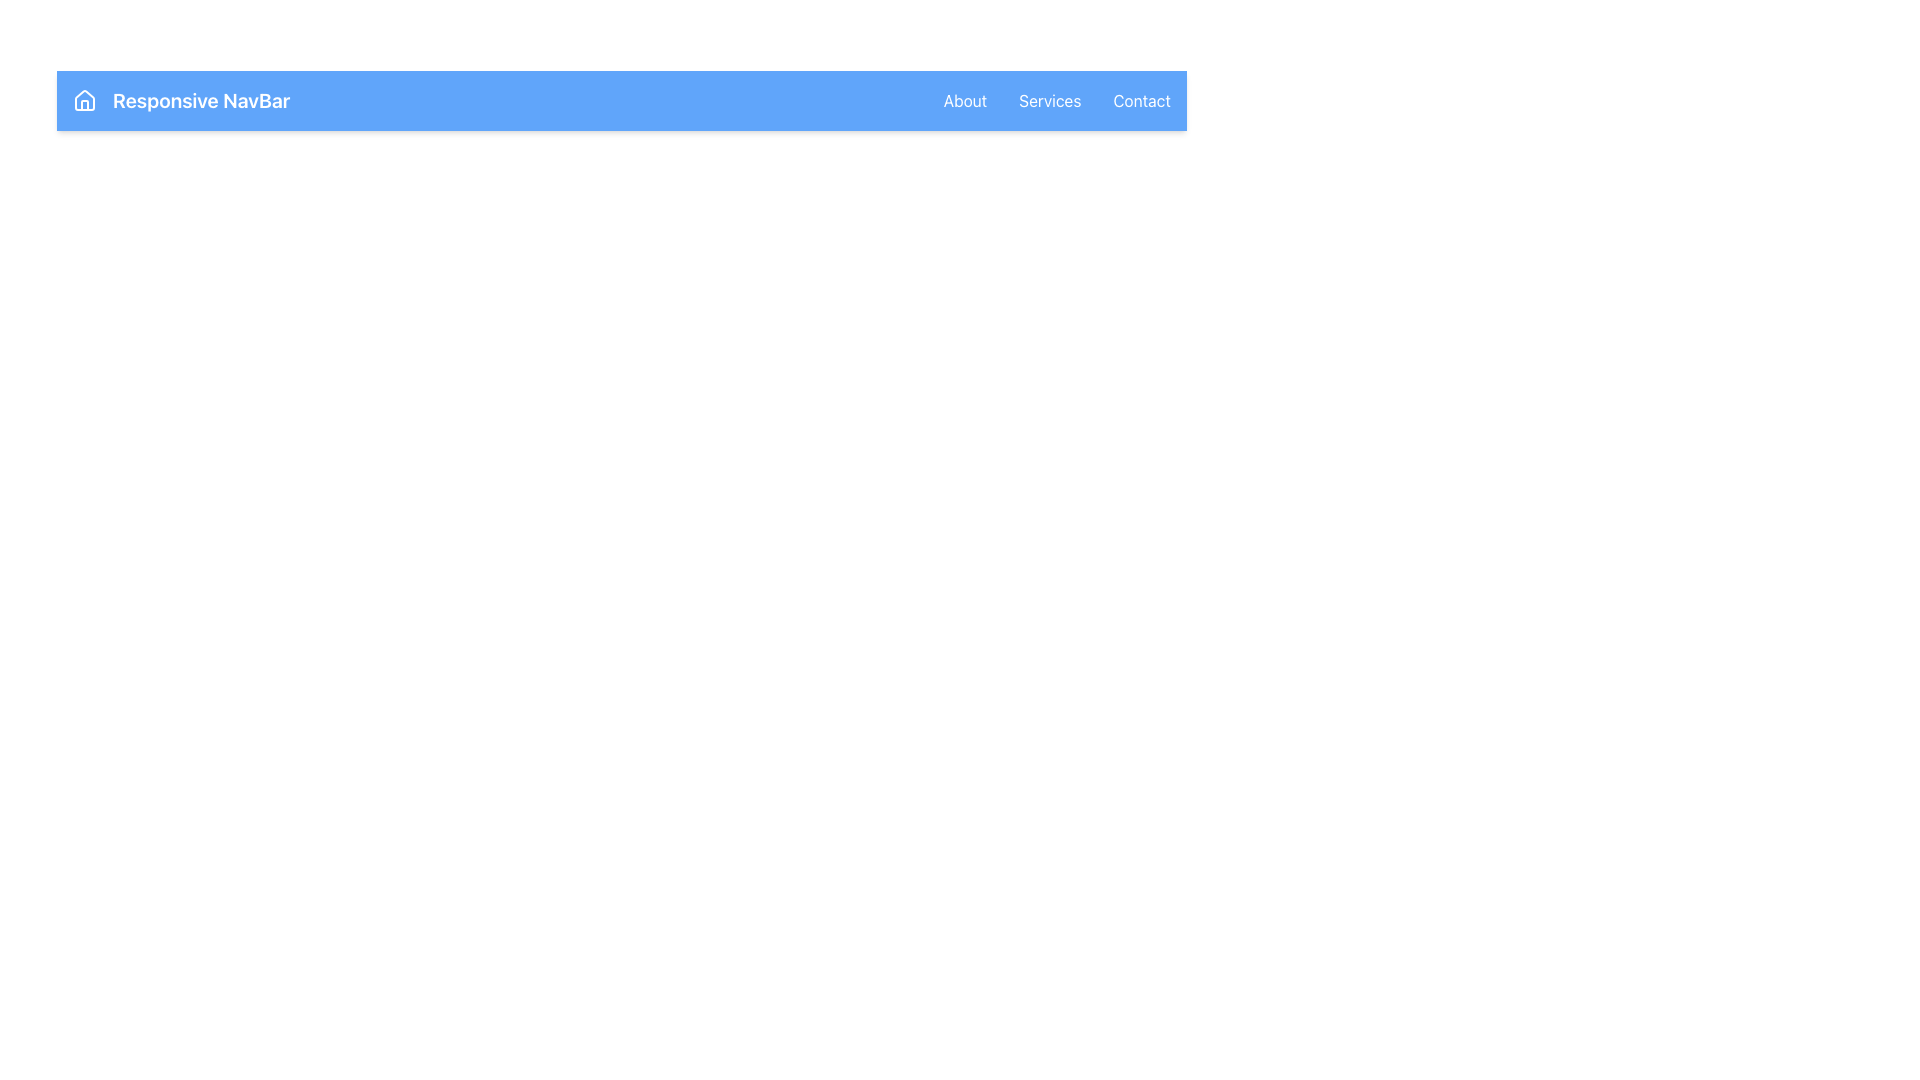  I want to click on the 'home' icon located in the leftmost position of the navigation bar, adjacent to the 'Responsive NavBar' text, so click(84, 100).